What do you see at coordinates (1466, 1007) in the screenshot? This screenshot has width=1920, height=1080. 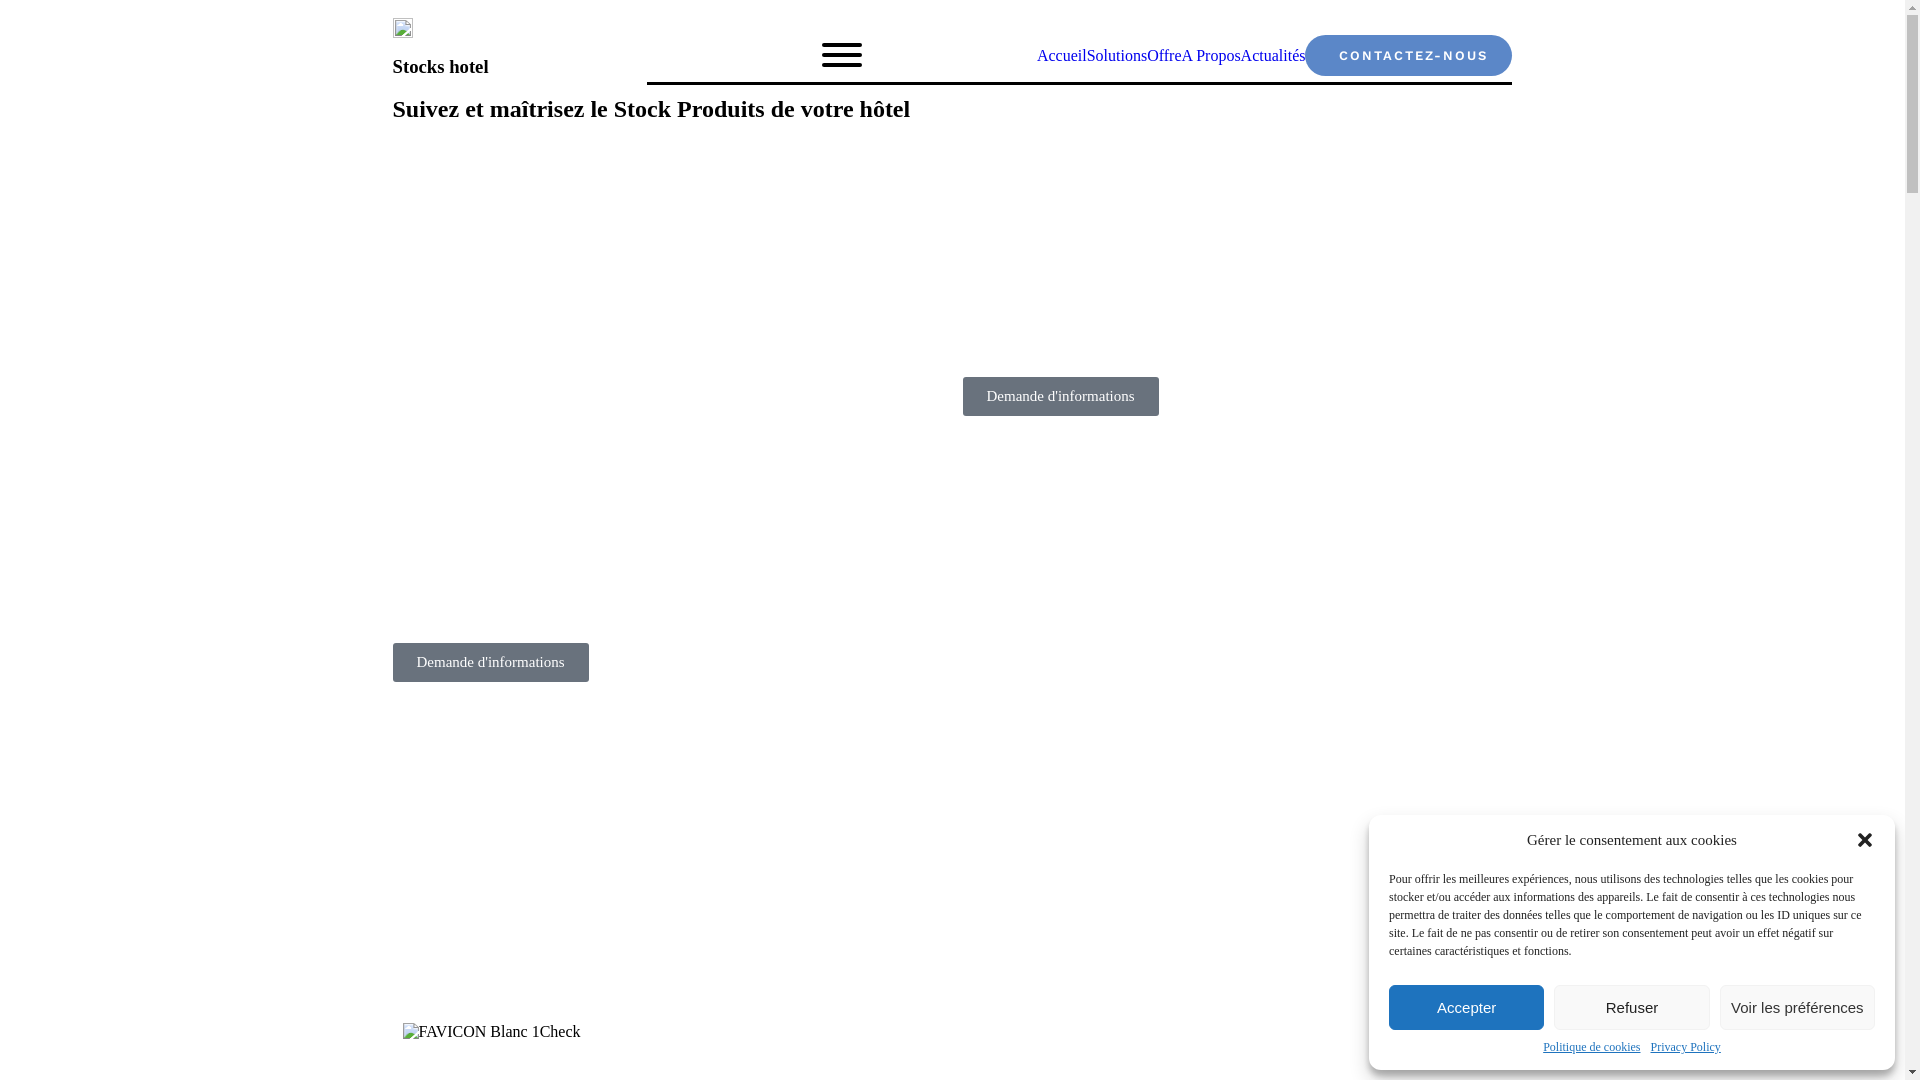 I see `'Accepter'` at bounding box center [1466, 1007].